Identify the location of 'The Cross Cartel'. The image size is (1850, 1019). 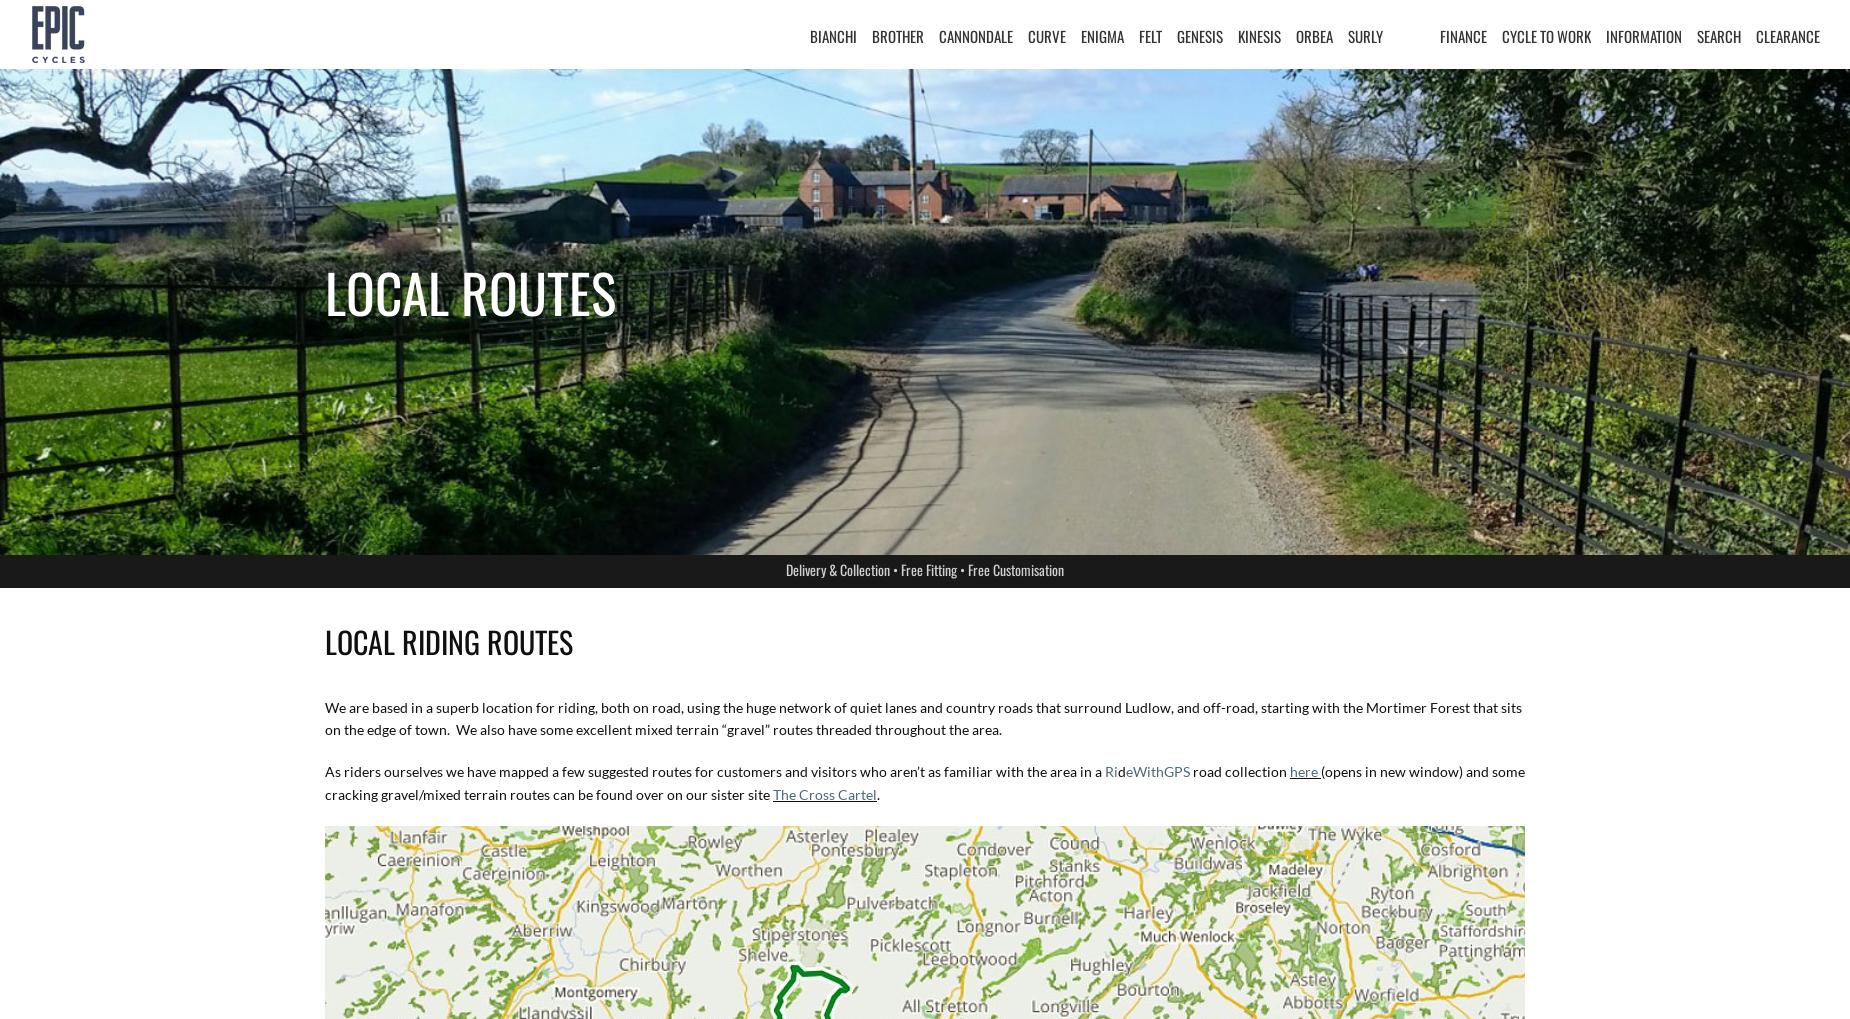
(772, 794).